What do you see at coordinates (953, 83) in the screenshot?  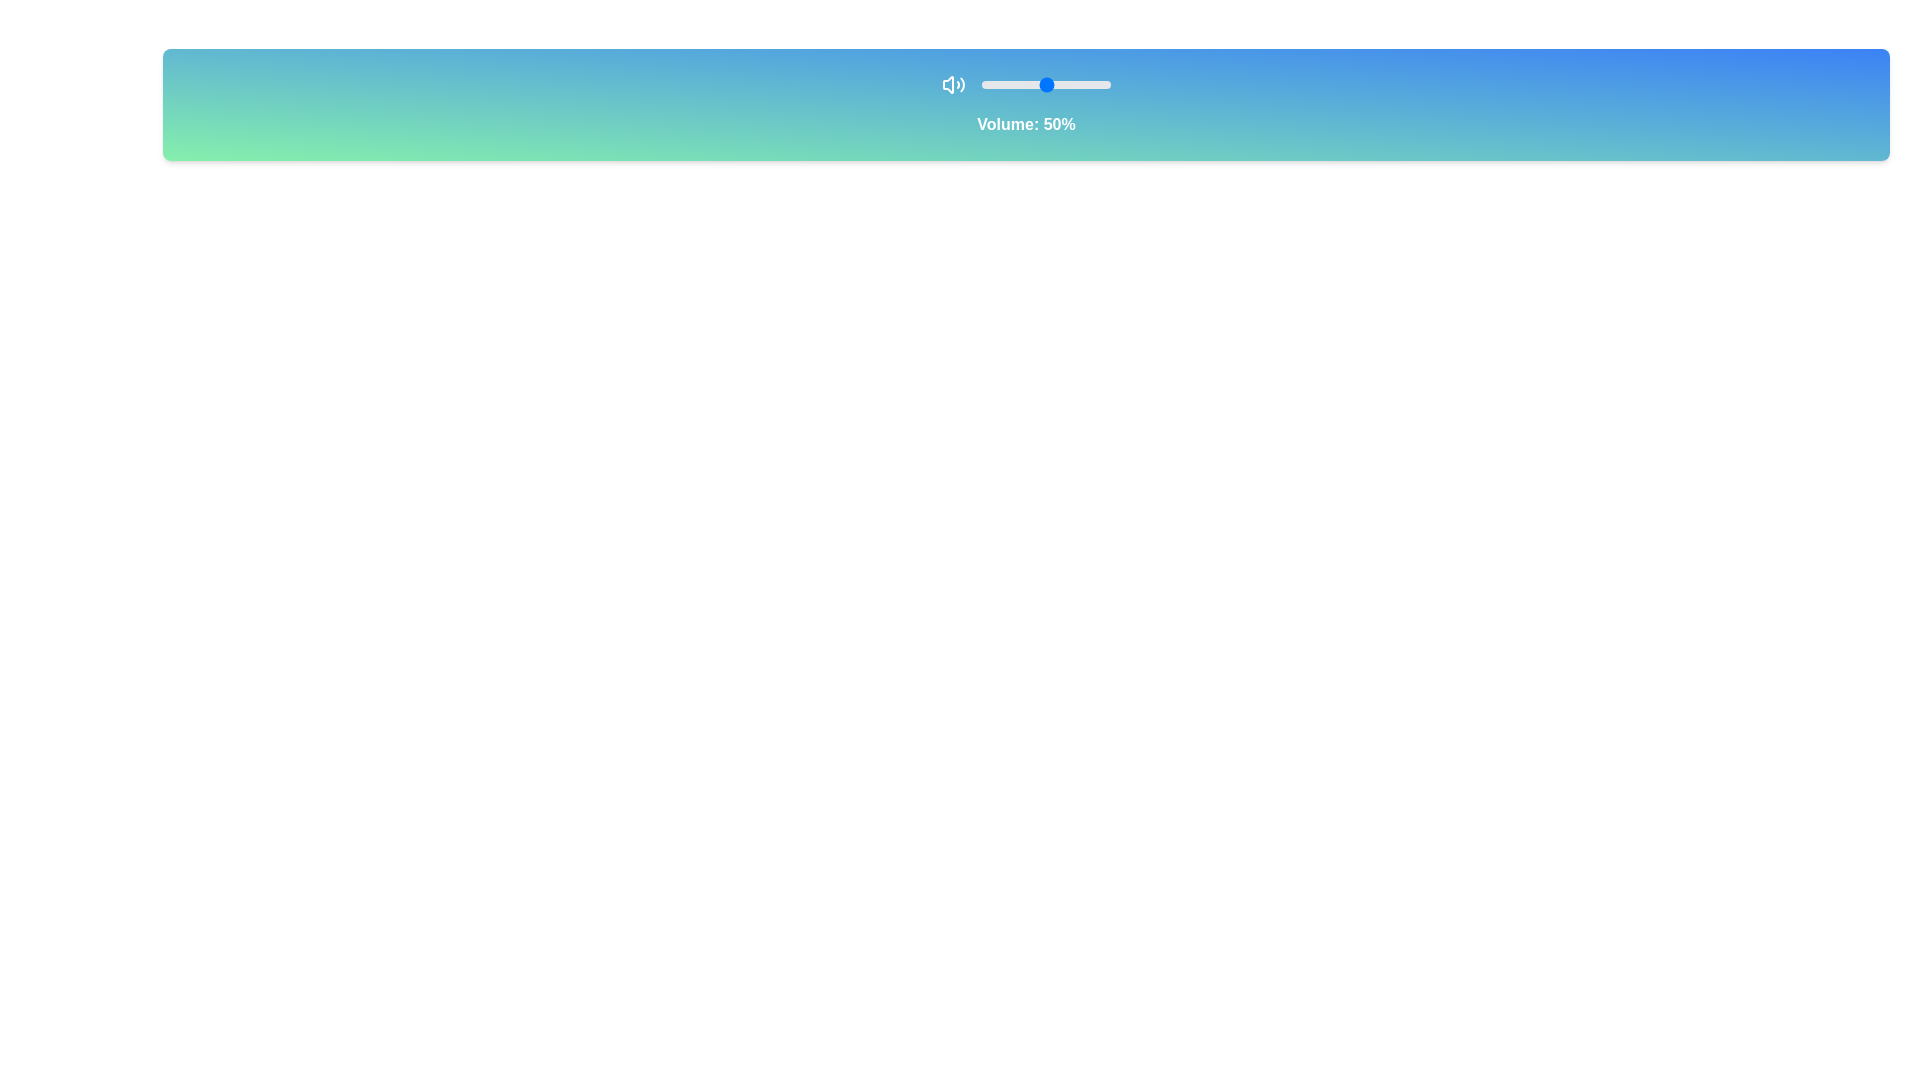 I see `the volume icon, which is a minimalistic speaker with sound waves located on the far left of the top bar` at bounding box center [953, 83].